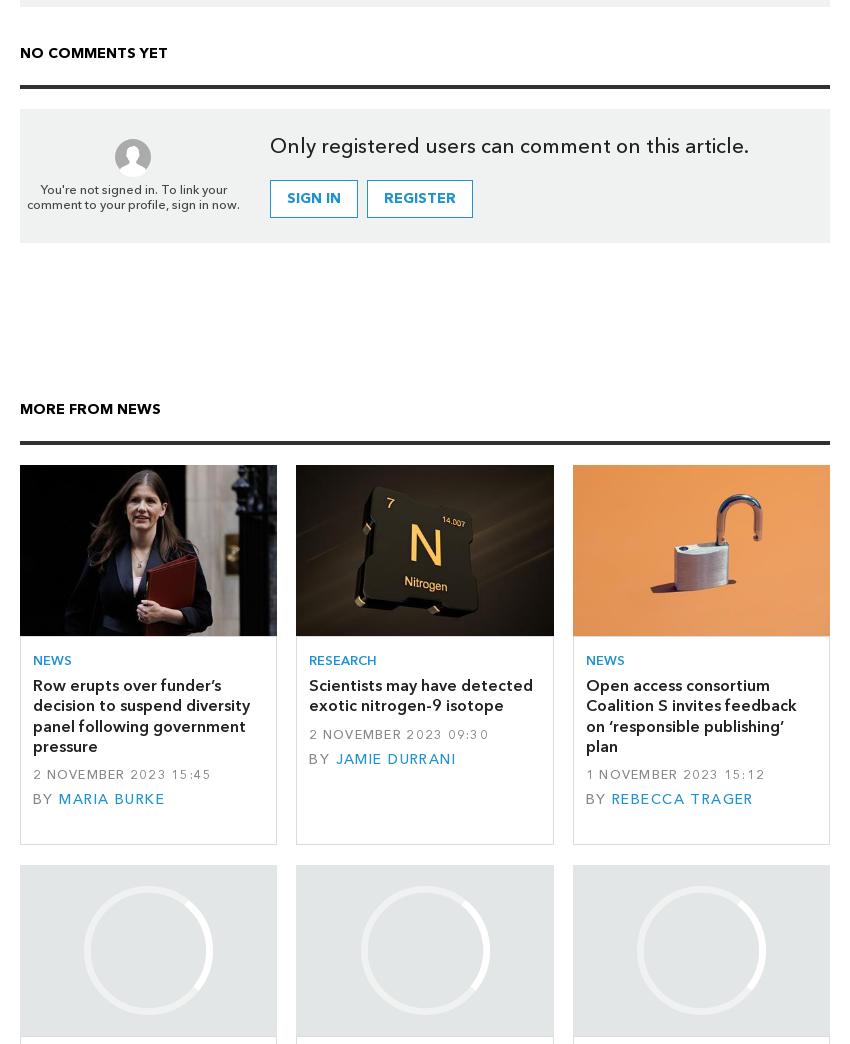 The image size is (850, 1044). What do you see at coordinates (18, 408) in the screenshot?
I see `'More from News'` at bounding box center [18, 408].